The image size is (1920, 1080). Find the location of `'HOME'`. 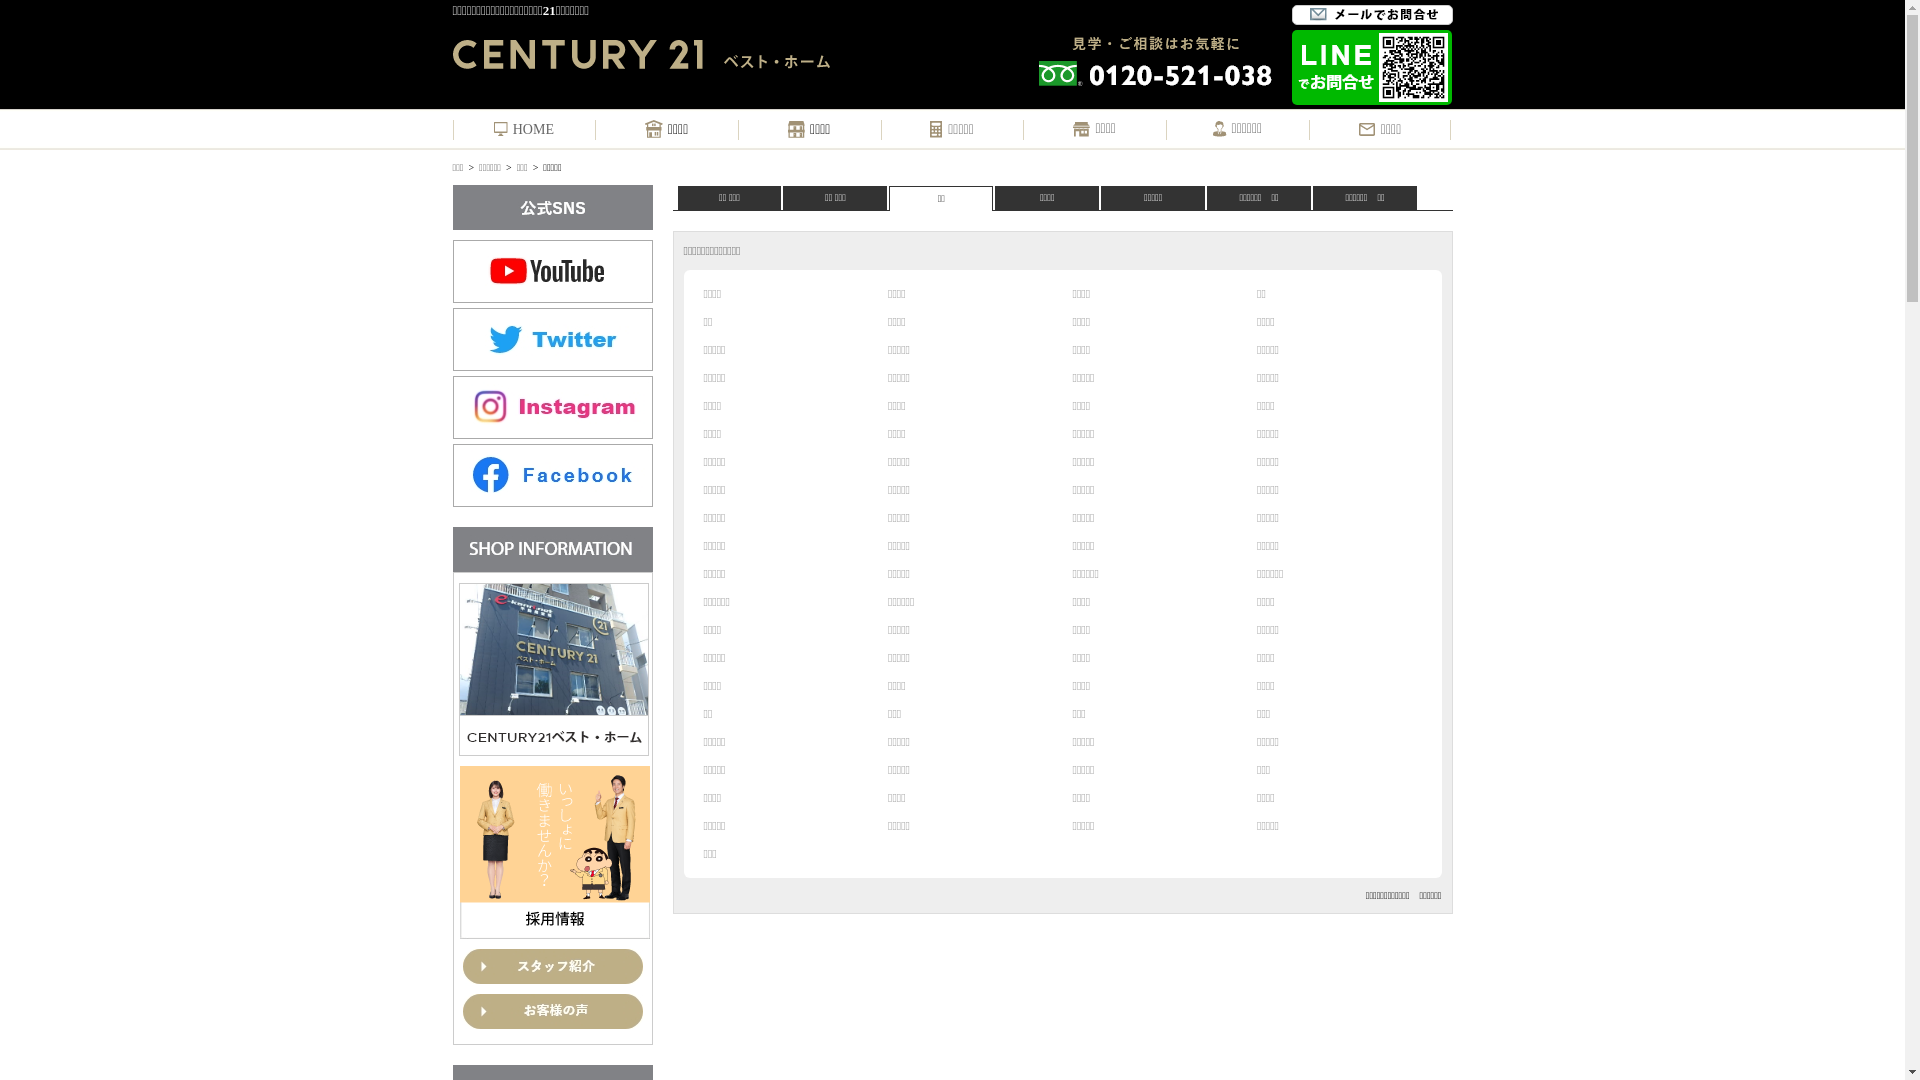

'HOME' is located at coordinates (494, 130).